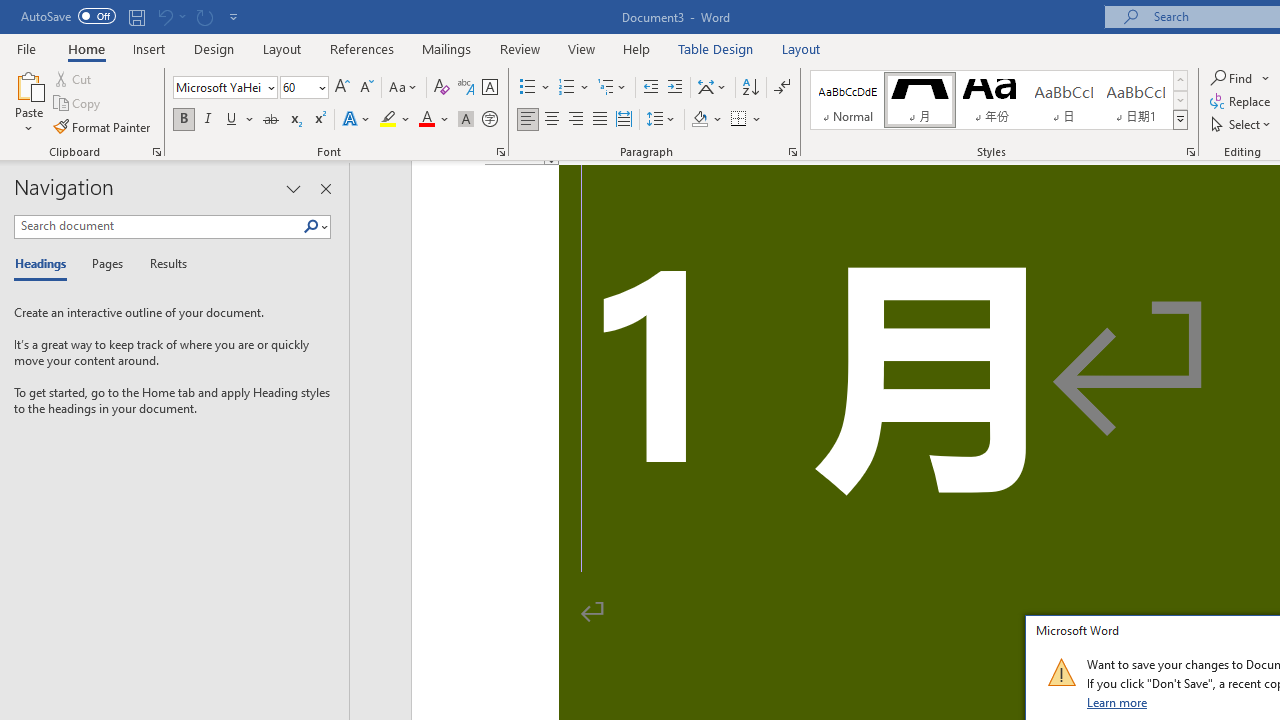 Image resolution: width=1280 pixels, height=720 pixels. Describe the element at coordinates (303, 86) in the screenshot. I see `'Font Size'` at that location.